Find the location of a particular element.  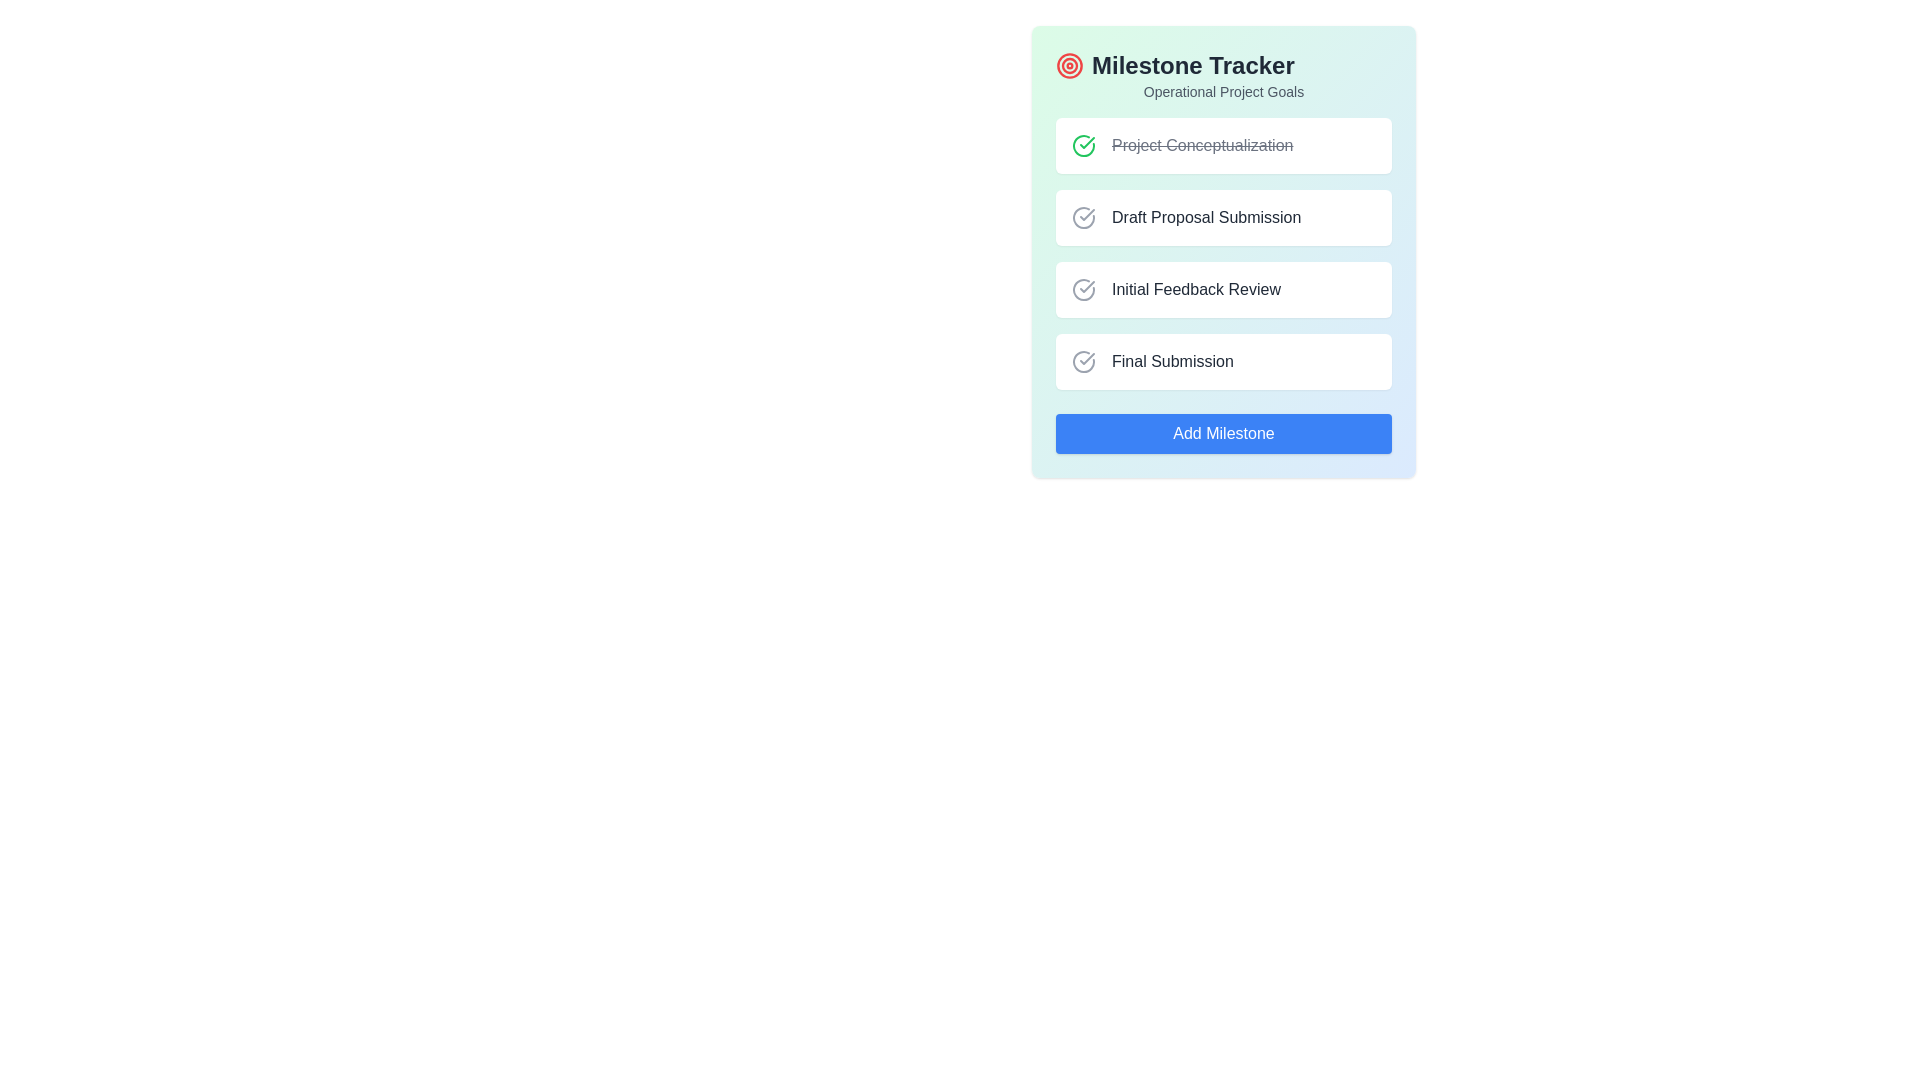

the text label displaying 'Draft Proposal Submission', which is styled in dark gray text and is part of a milestone tracker interface is located at coordinates (1205, 218).